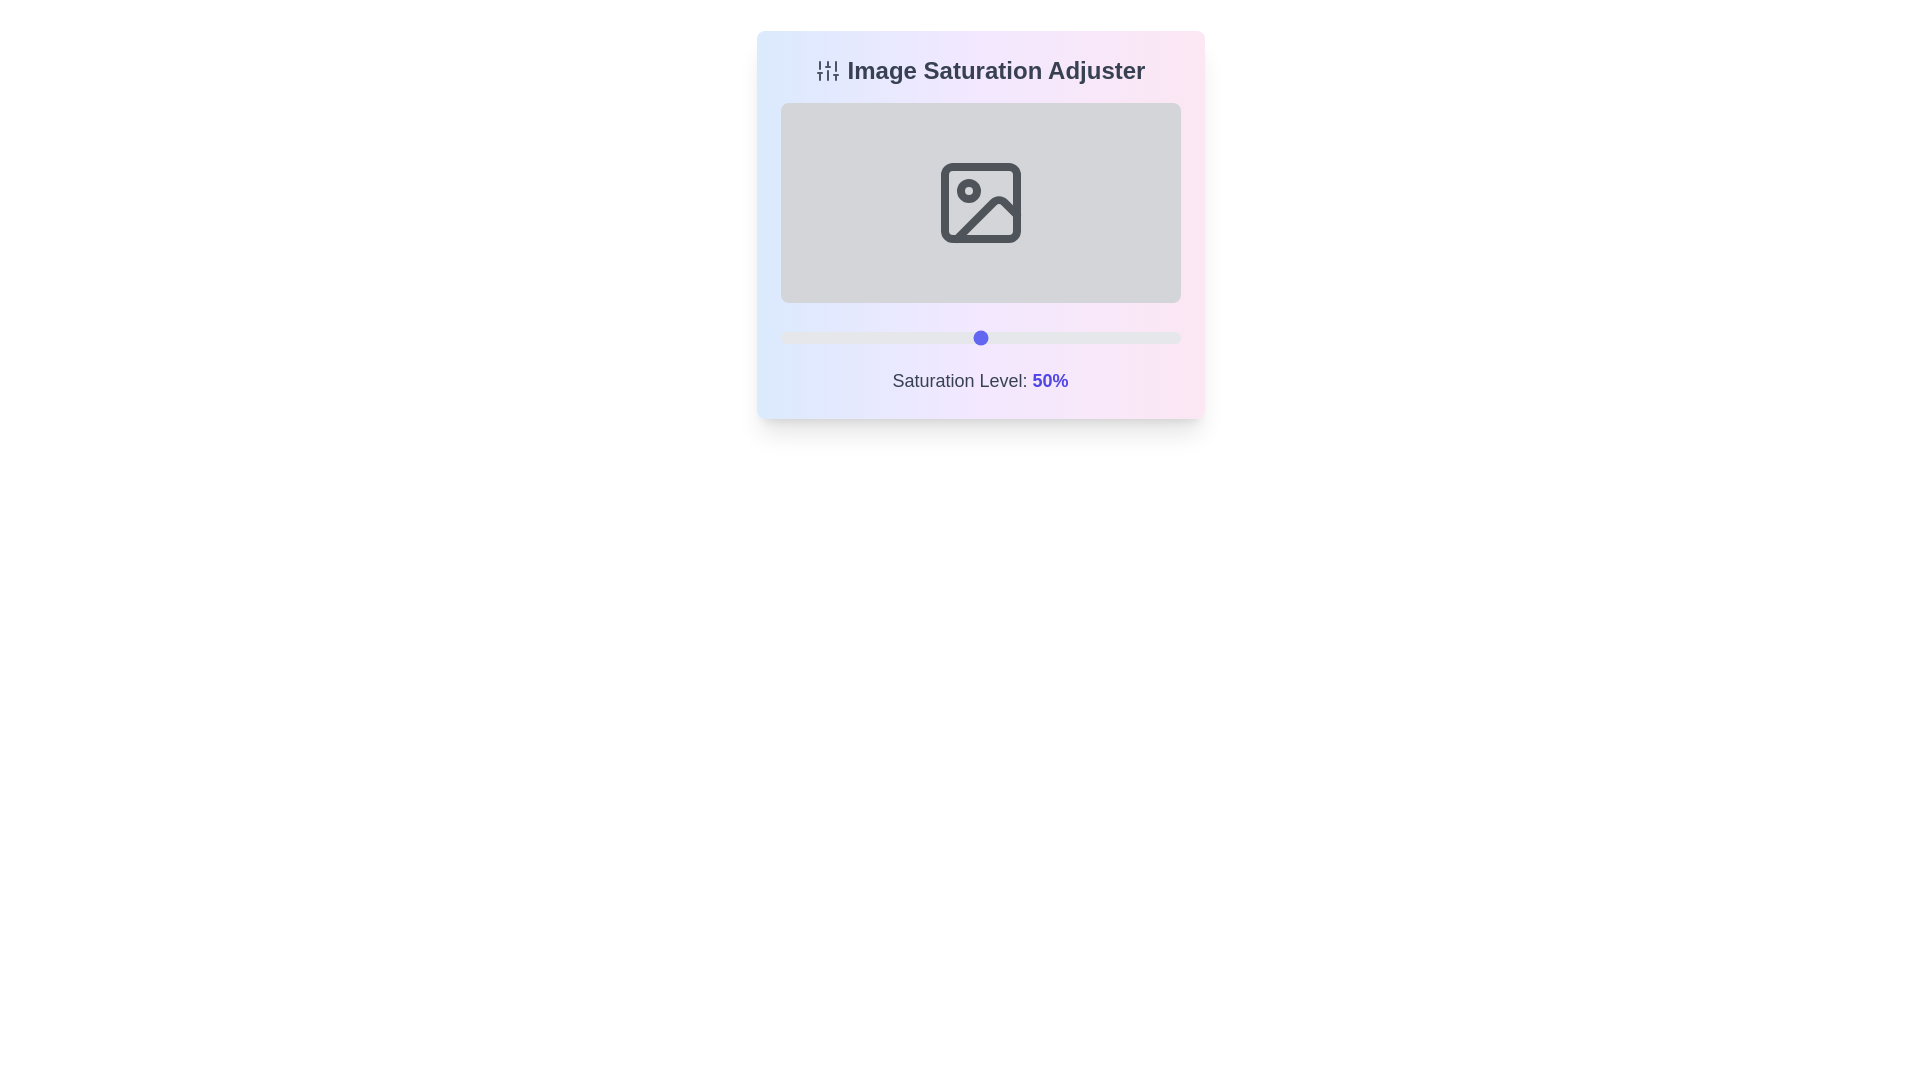  I want to click on the saturation level to 40% by interacting with the slider, so click(939, 337).